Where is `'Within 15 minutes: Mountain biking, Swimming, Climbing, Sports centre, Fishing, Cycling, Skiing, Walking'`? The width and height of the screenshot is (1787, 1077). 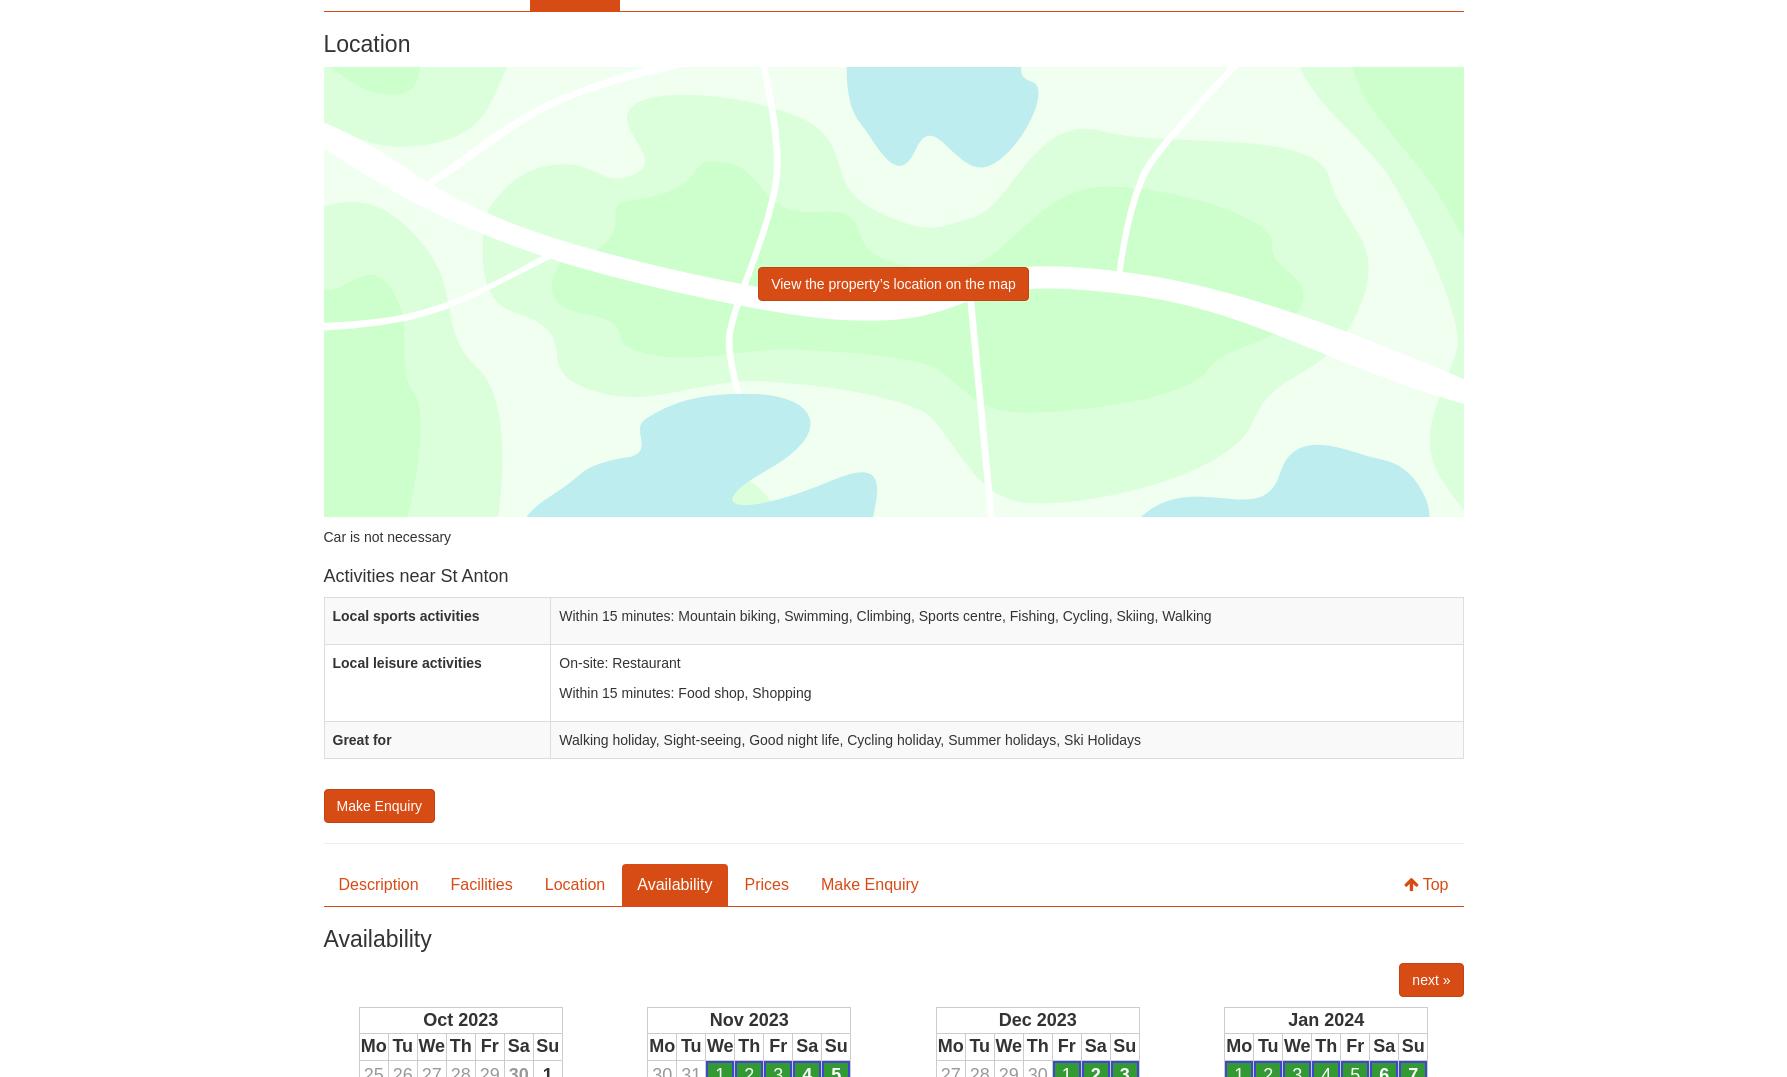 'Within 15 minutes: Mountain biking, Swimming, Climbing, Sports centre, Fishing, Cycling, Skiing, Walking' is located at coordinates (884, 613).